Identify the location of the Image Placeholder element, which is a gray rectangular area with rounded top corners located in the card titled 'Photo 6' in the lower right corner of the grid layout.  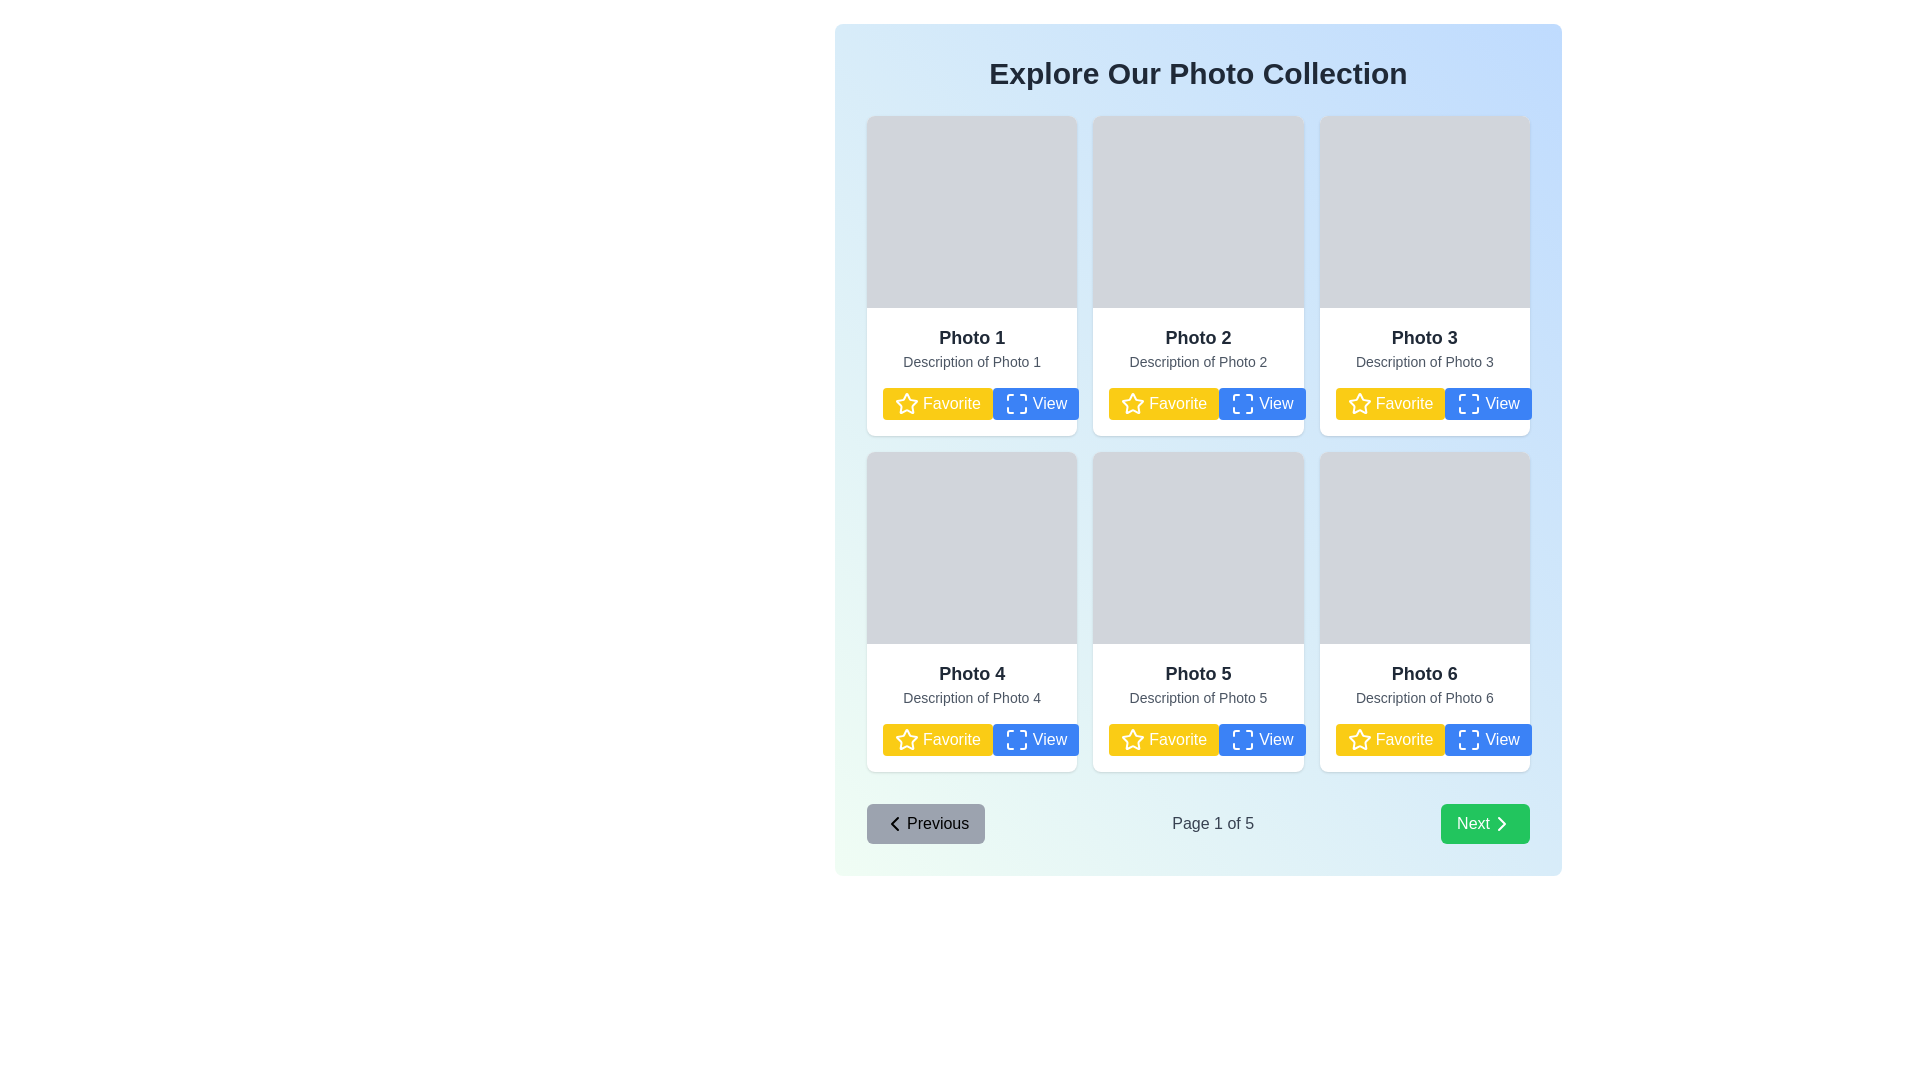
(1423, 547).